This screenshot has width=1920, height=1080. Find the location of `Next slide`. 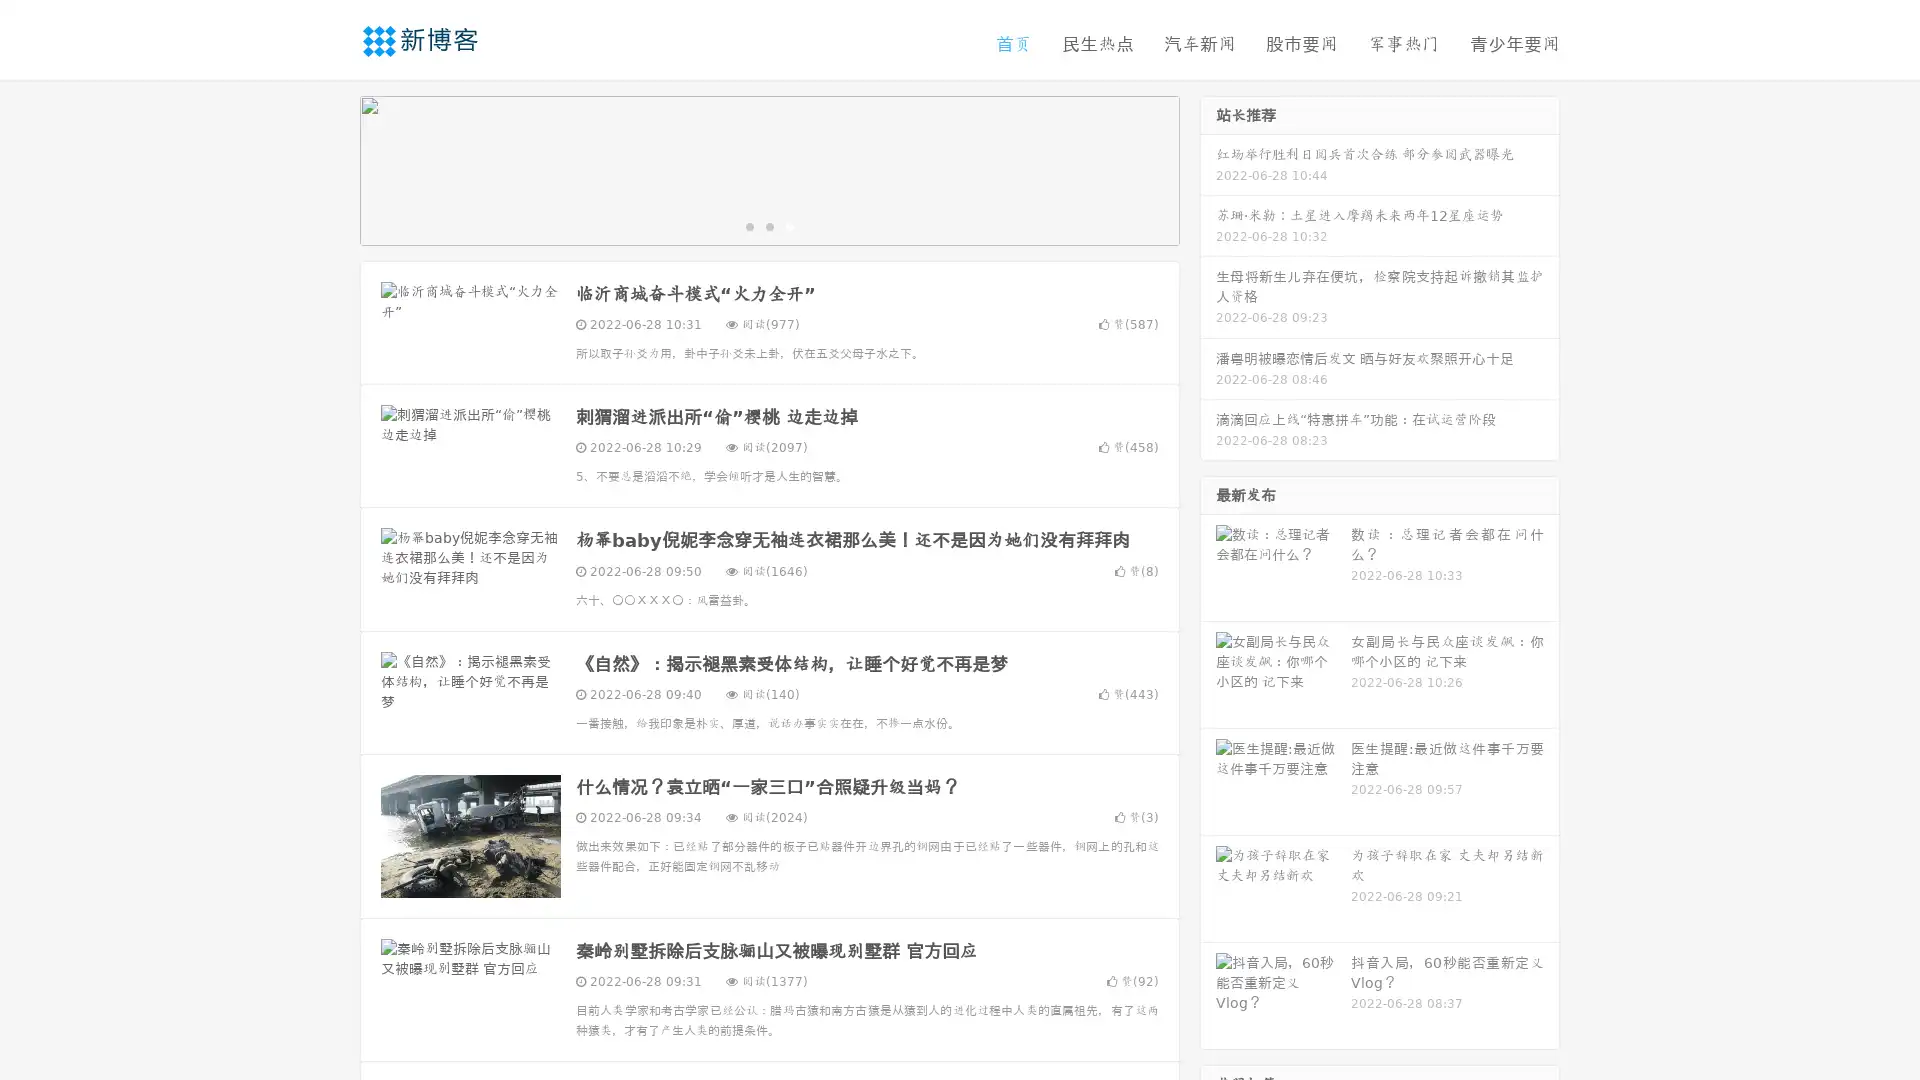

Next slide is located at coordinates (1208, 168).